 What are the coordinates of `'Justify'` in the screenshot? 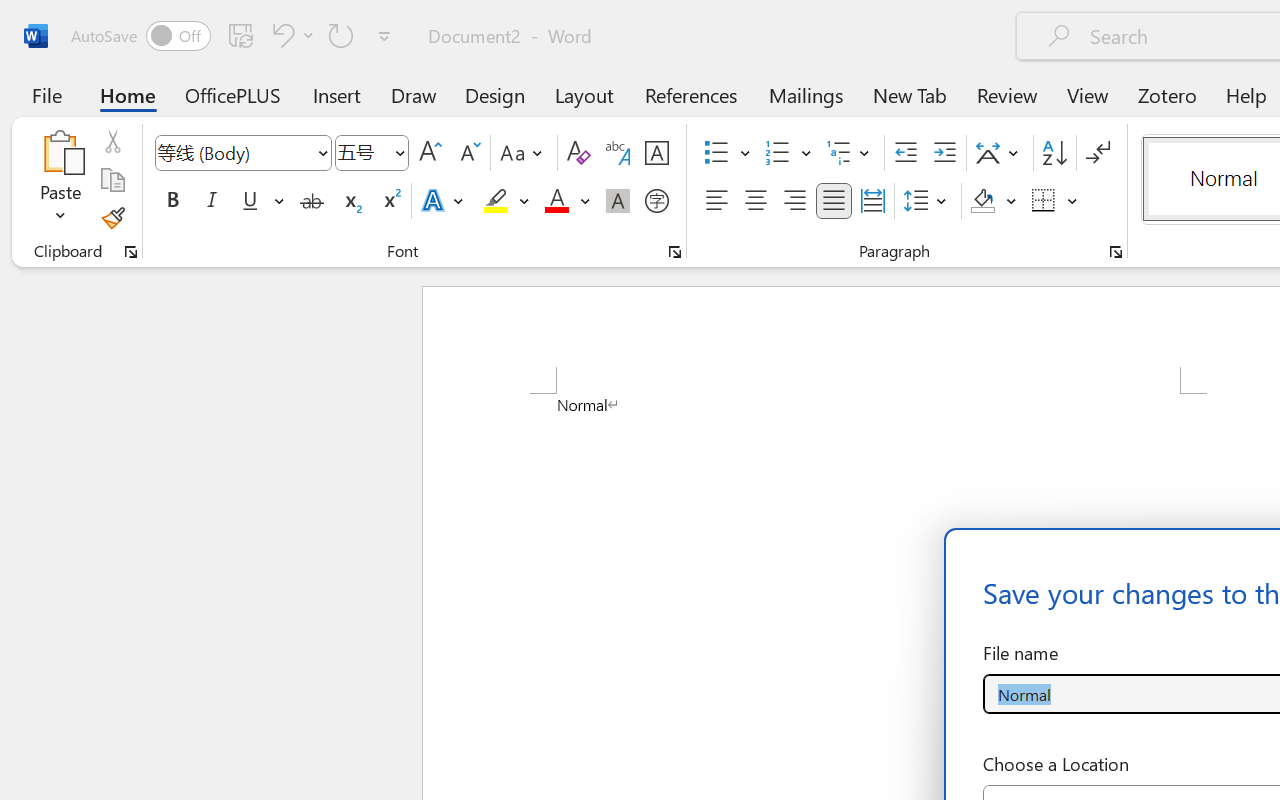 It's located at (834, 201).